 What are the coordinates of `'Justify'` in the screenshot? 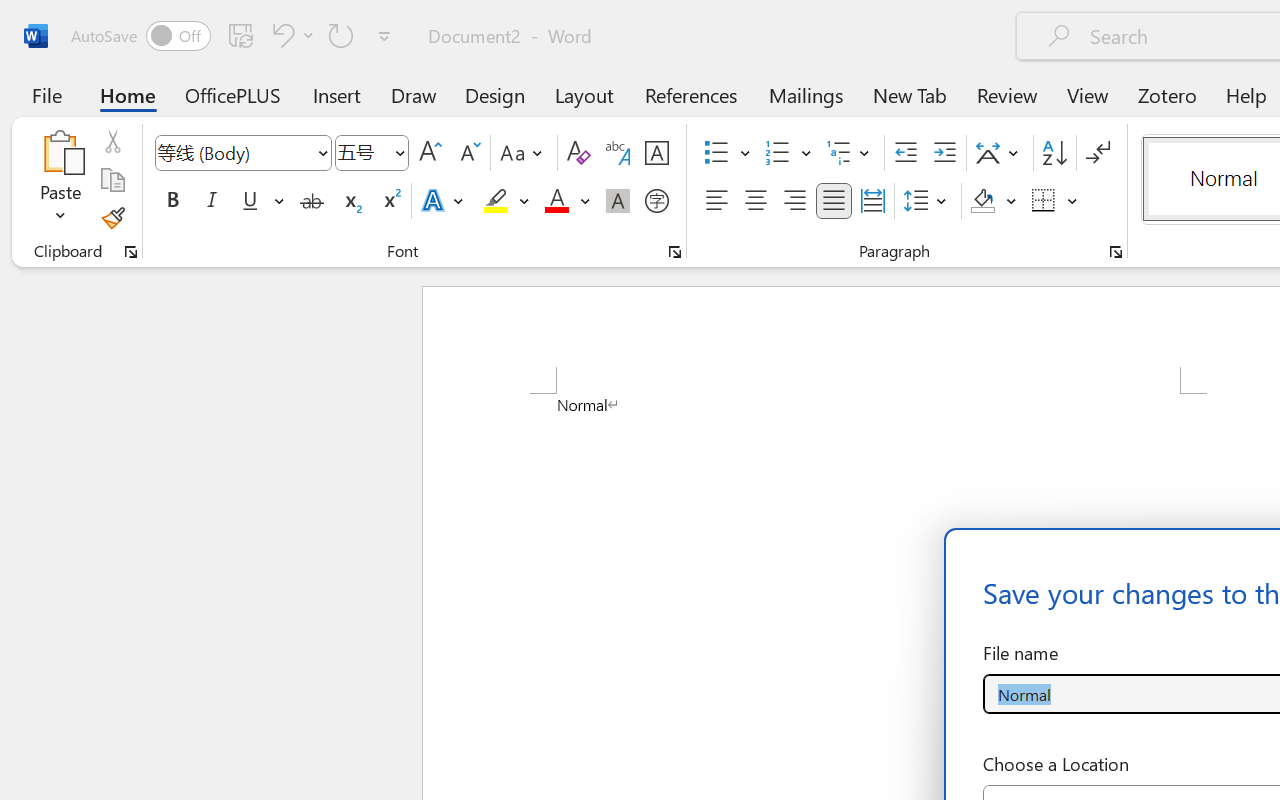 It's located at (834, 201).